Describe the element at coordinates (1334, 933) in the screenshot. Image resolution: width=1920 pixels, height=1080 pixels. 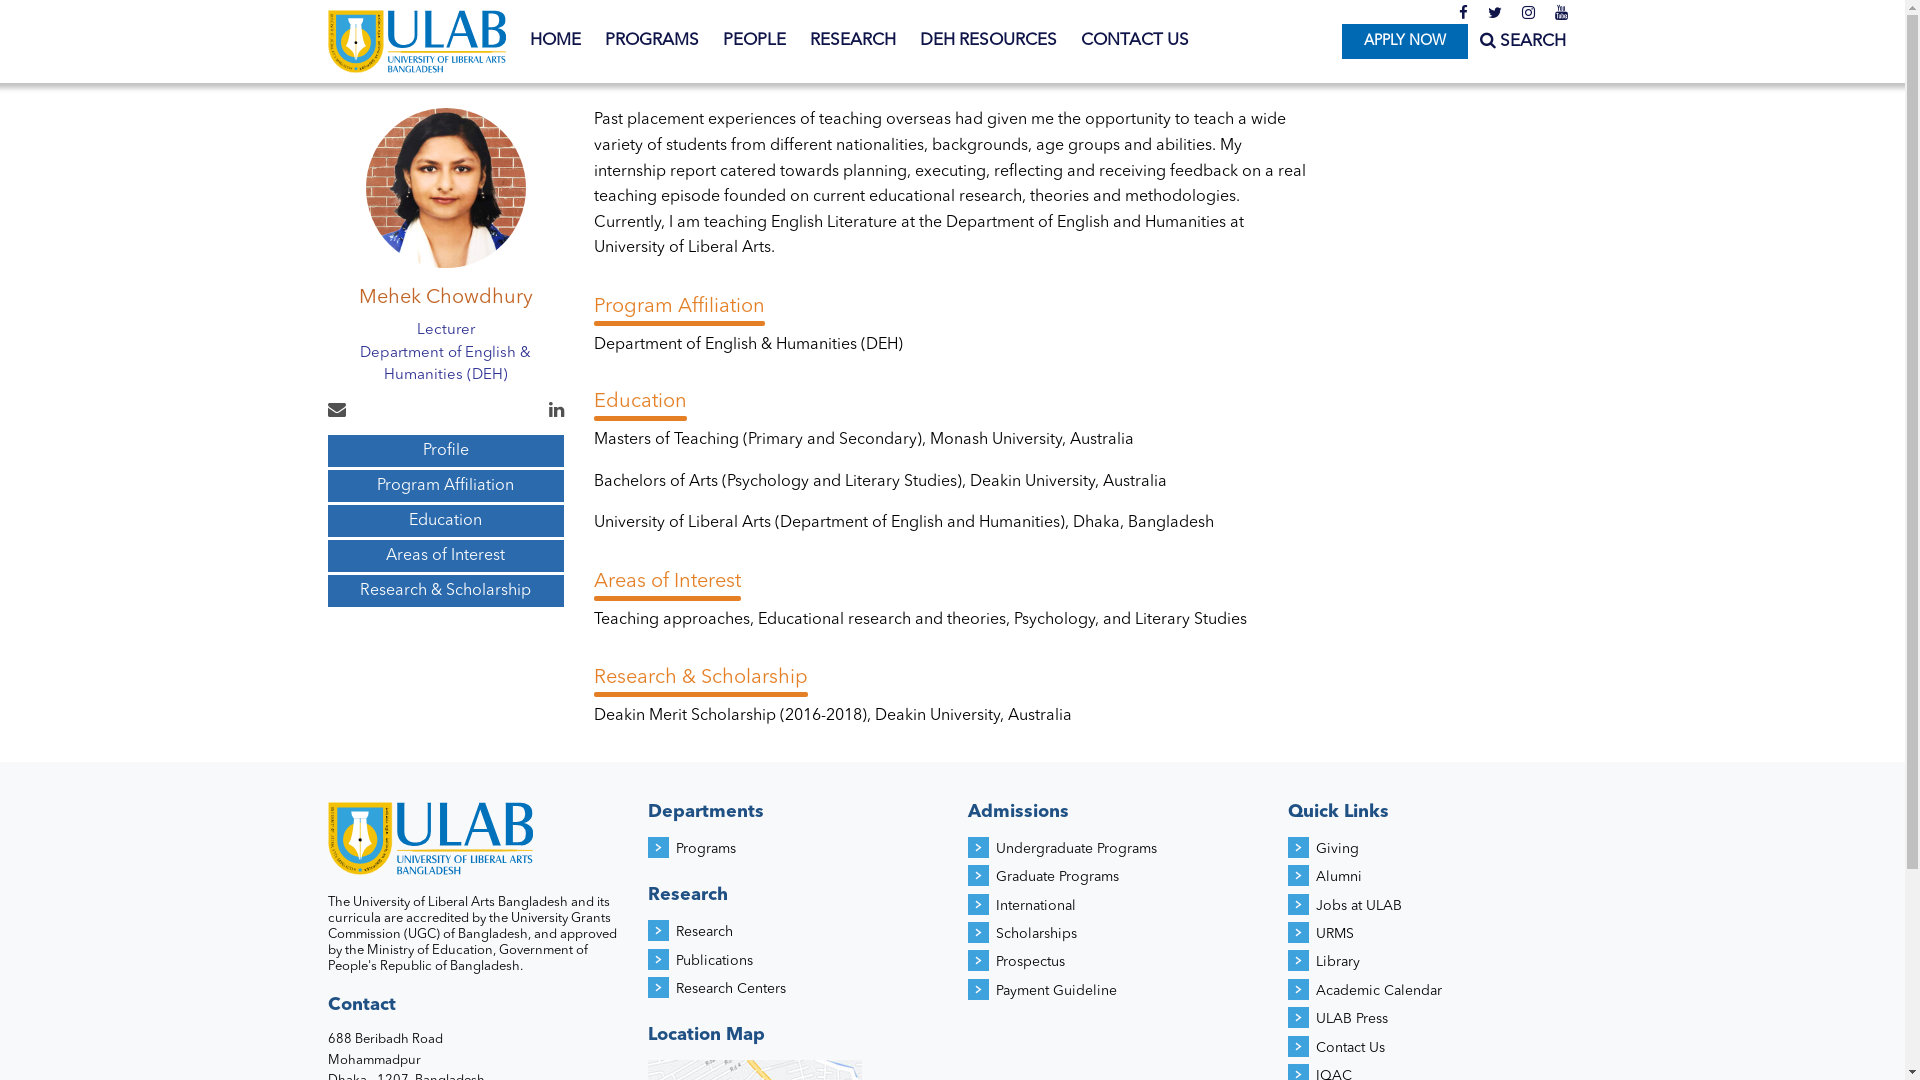
I see `'URMS'` at that location.